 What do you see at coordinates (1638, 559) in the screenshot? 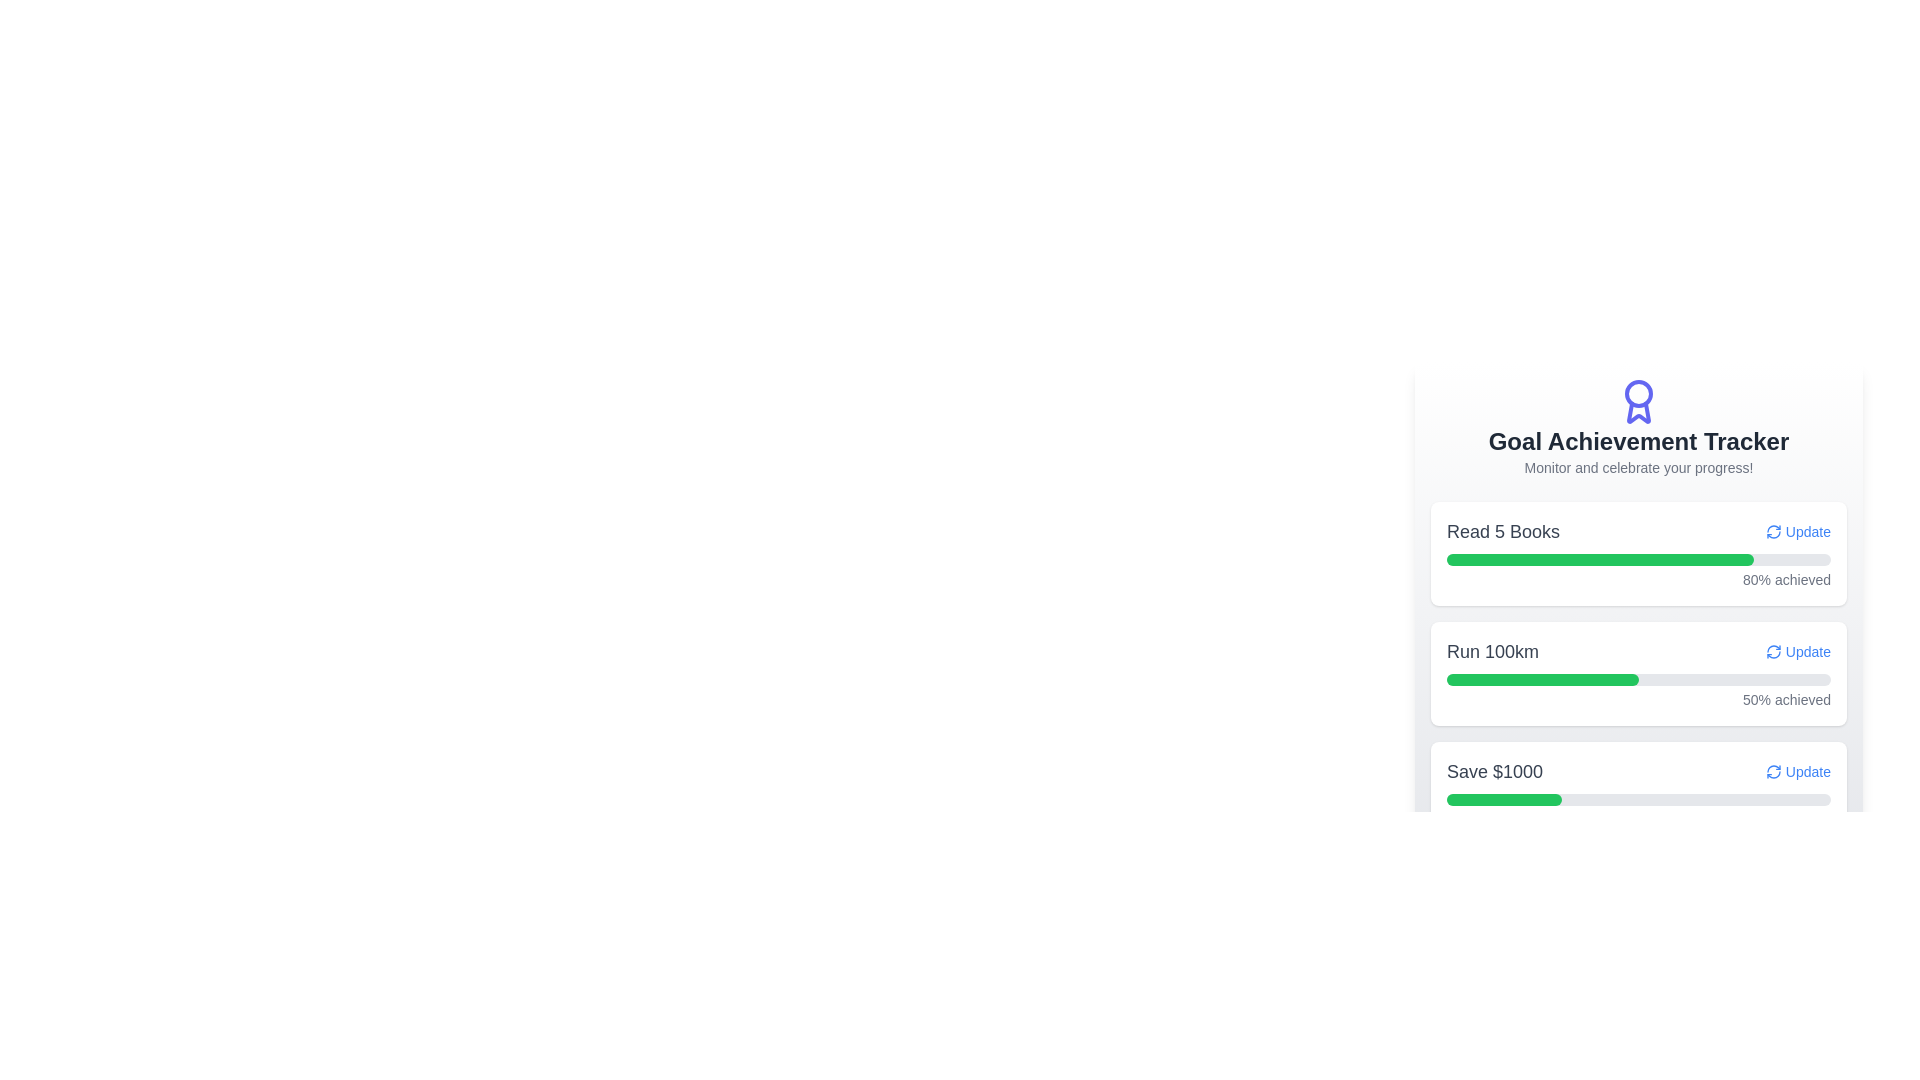
I see `the progress bar indicating 80% completion within the 'Read 5 Books Update 80% achieved' card` at bounding box center [1638, 559].